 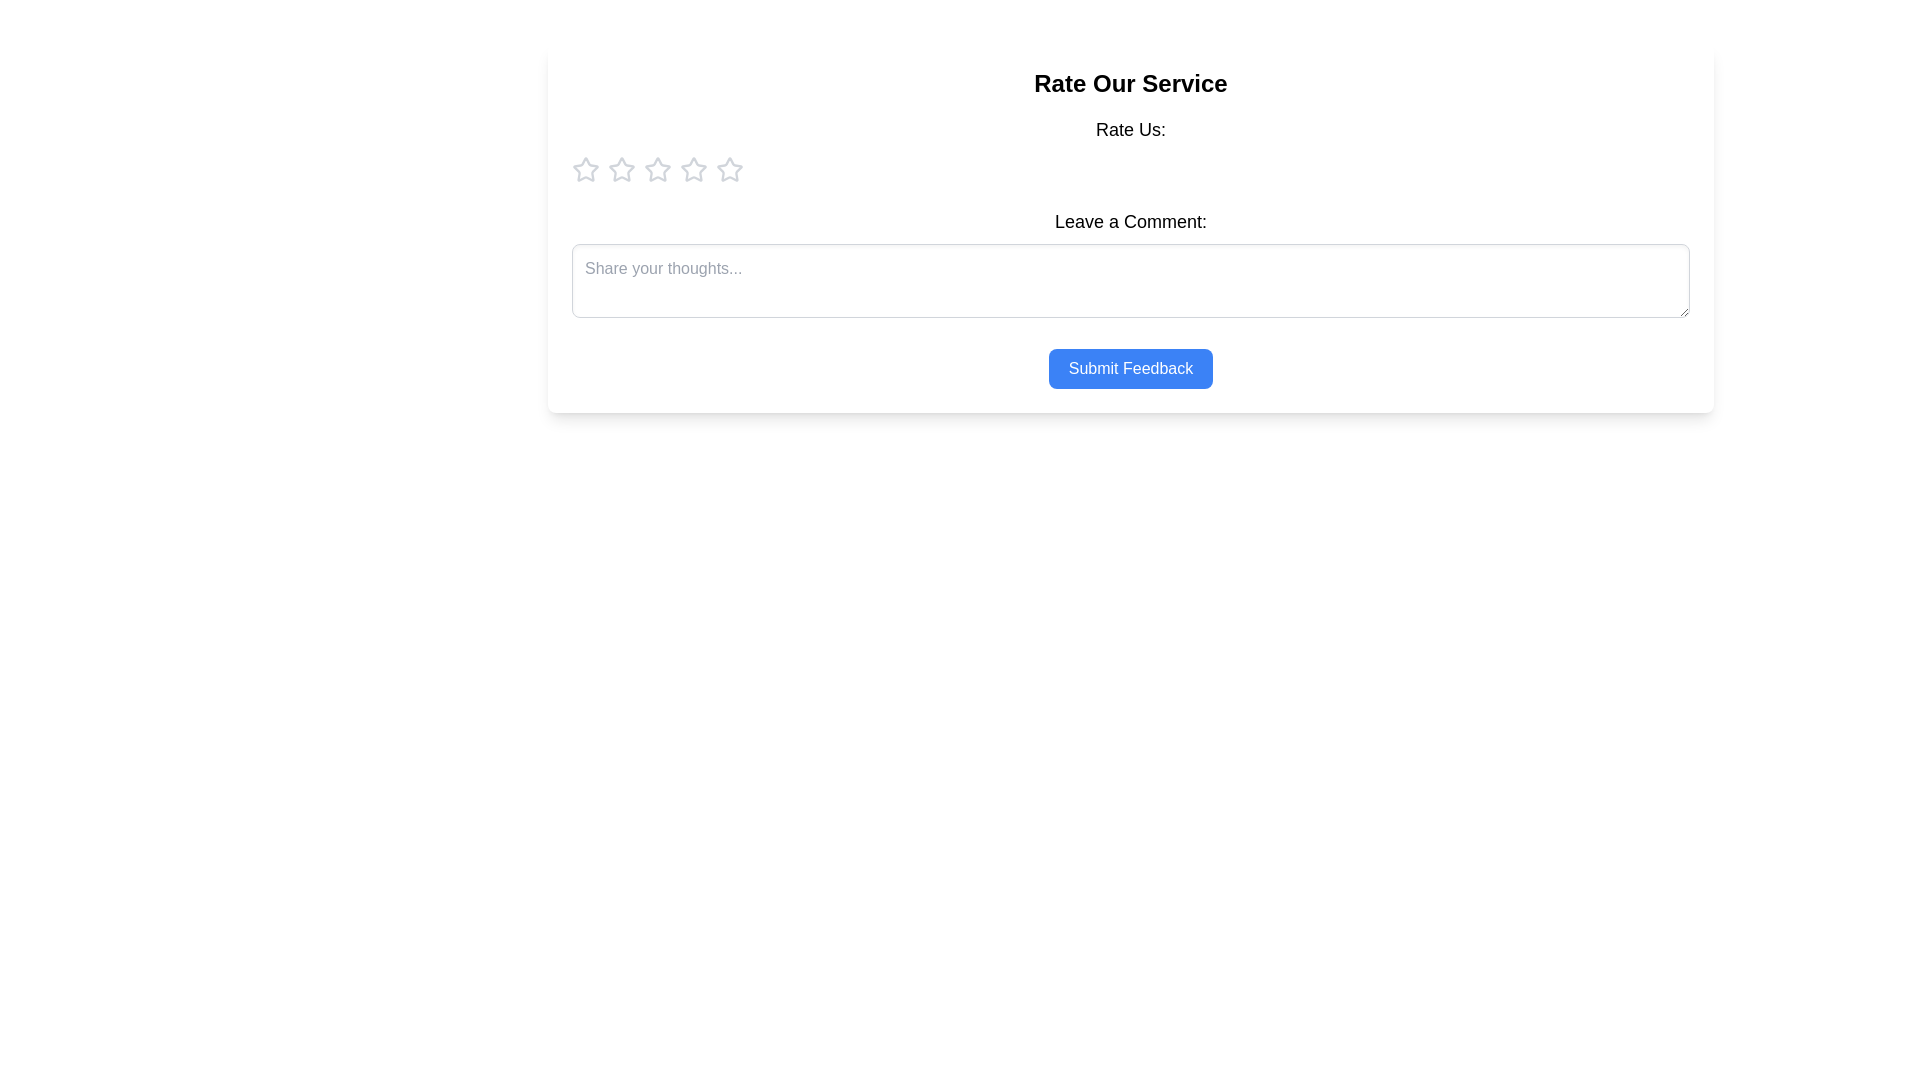 What do you see at coordinates (584, 168) in the screenshot?
I see `the rating to 1 stars by clicking on the corresponding star` at bounding box center [584, 168].